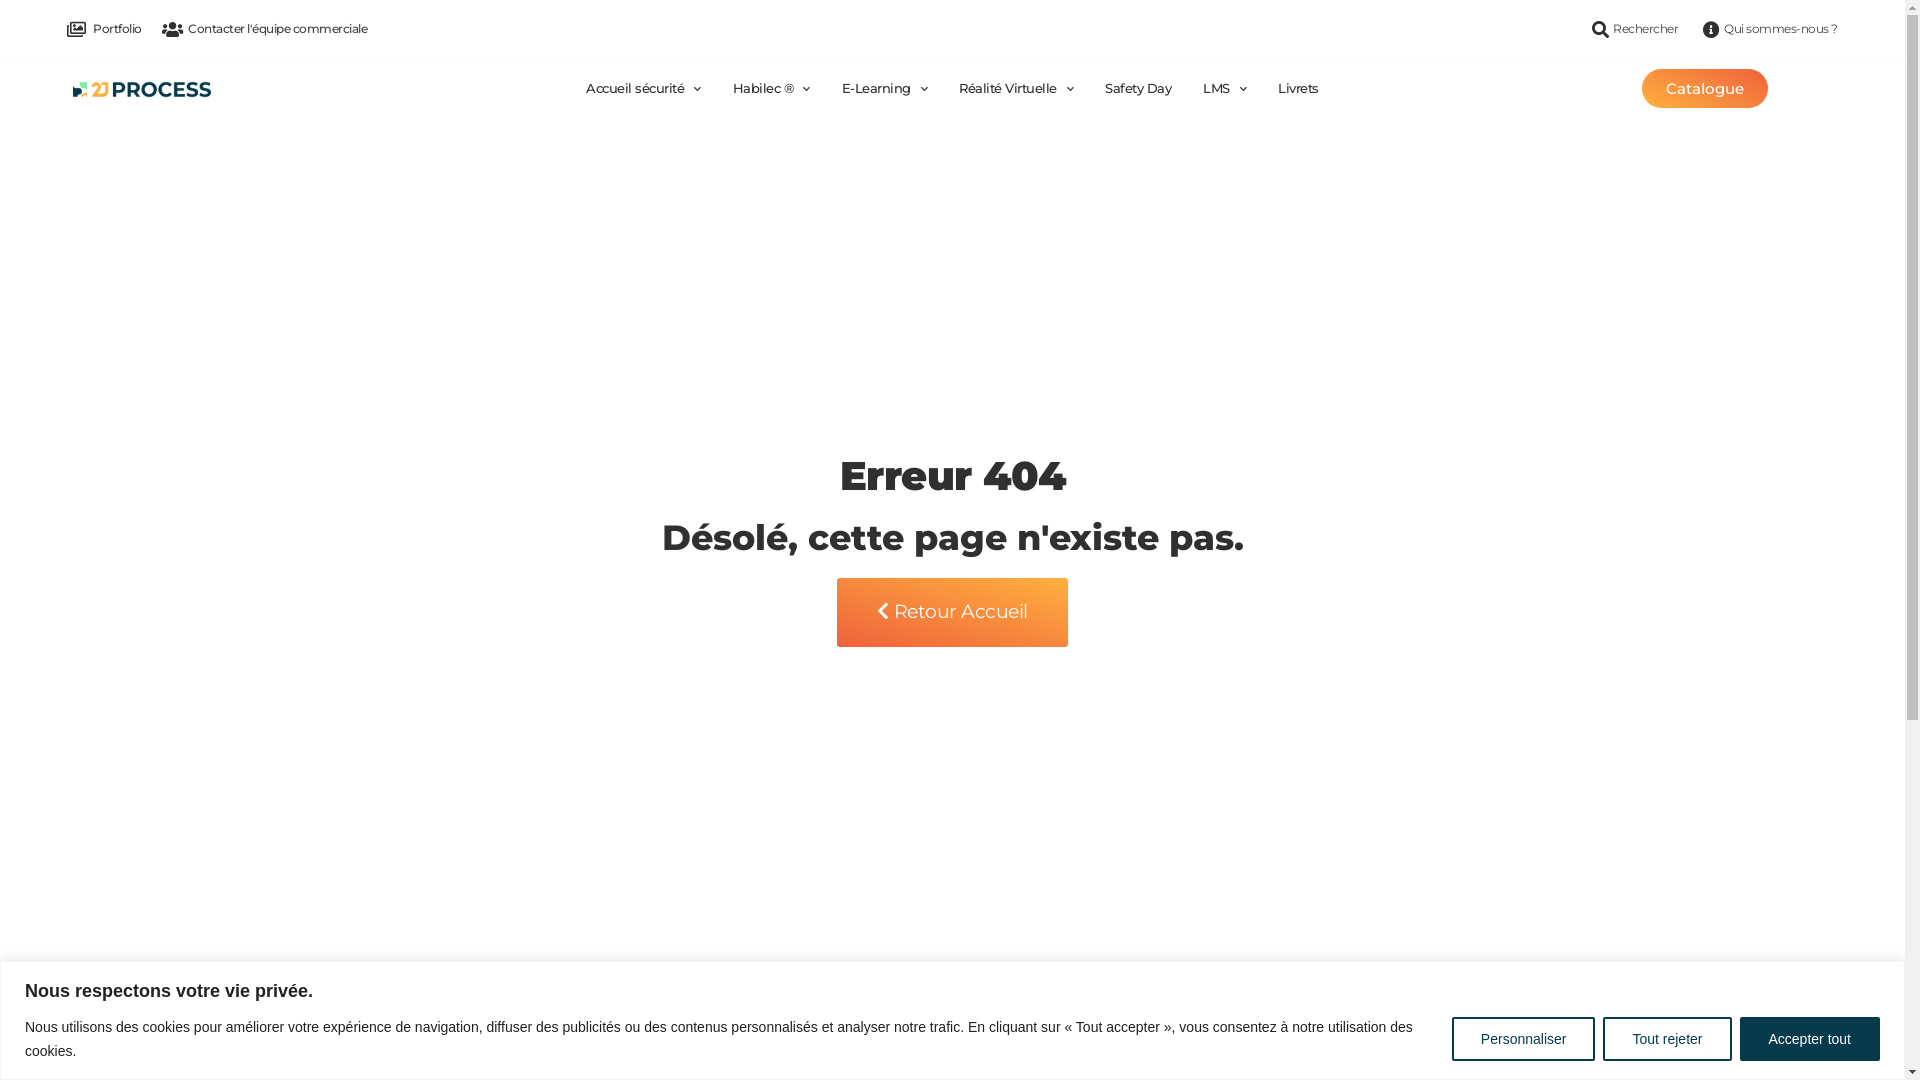  Describe the element at coordinates (1522, 1036) in the screenshot. I see `'Personnaliser'` at that location.